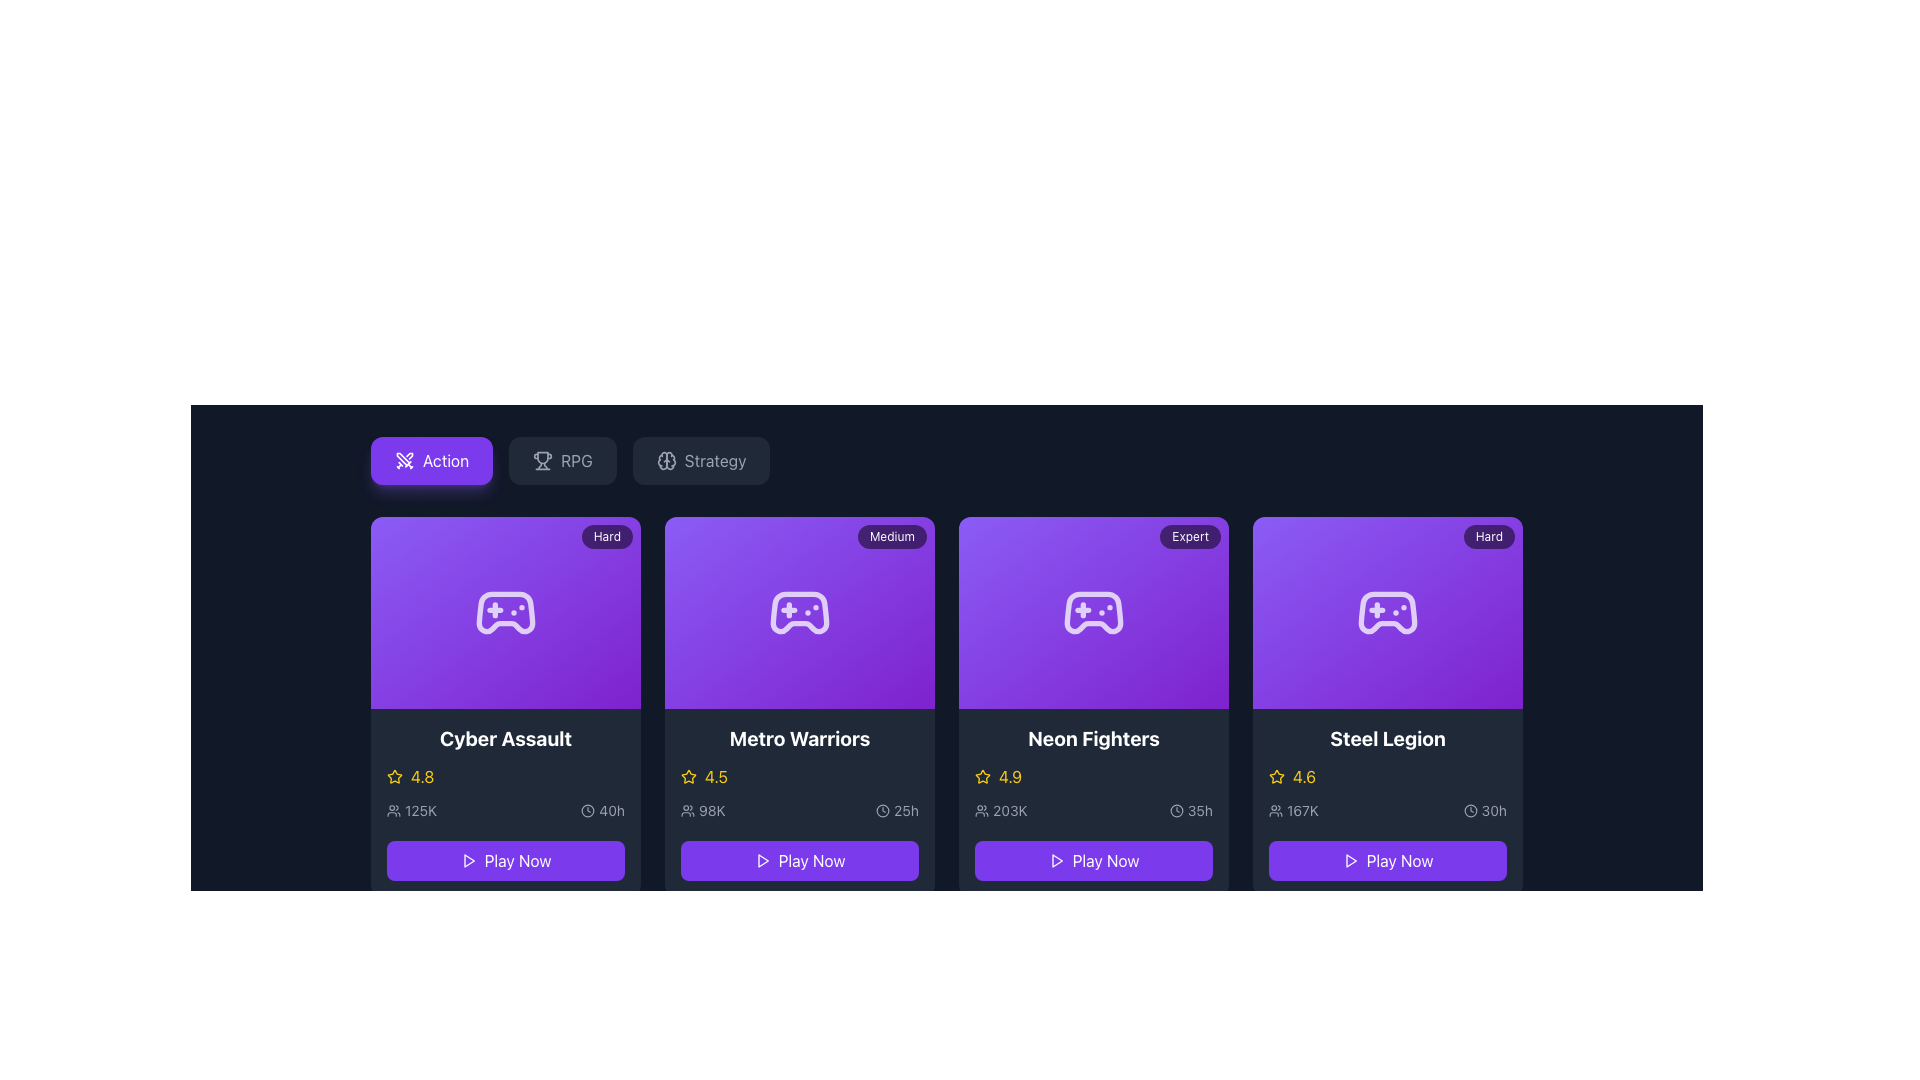 This screenshot has width=1920, height=1080. I want to click on the triangular play icon that is centered within the purple 'Play Now' button for 'Metro Warriors', so click(761, 859).